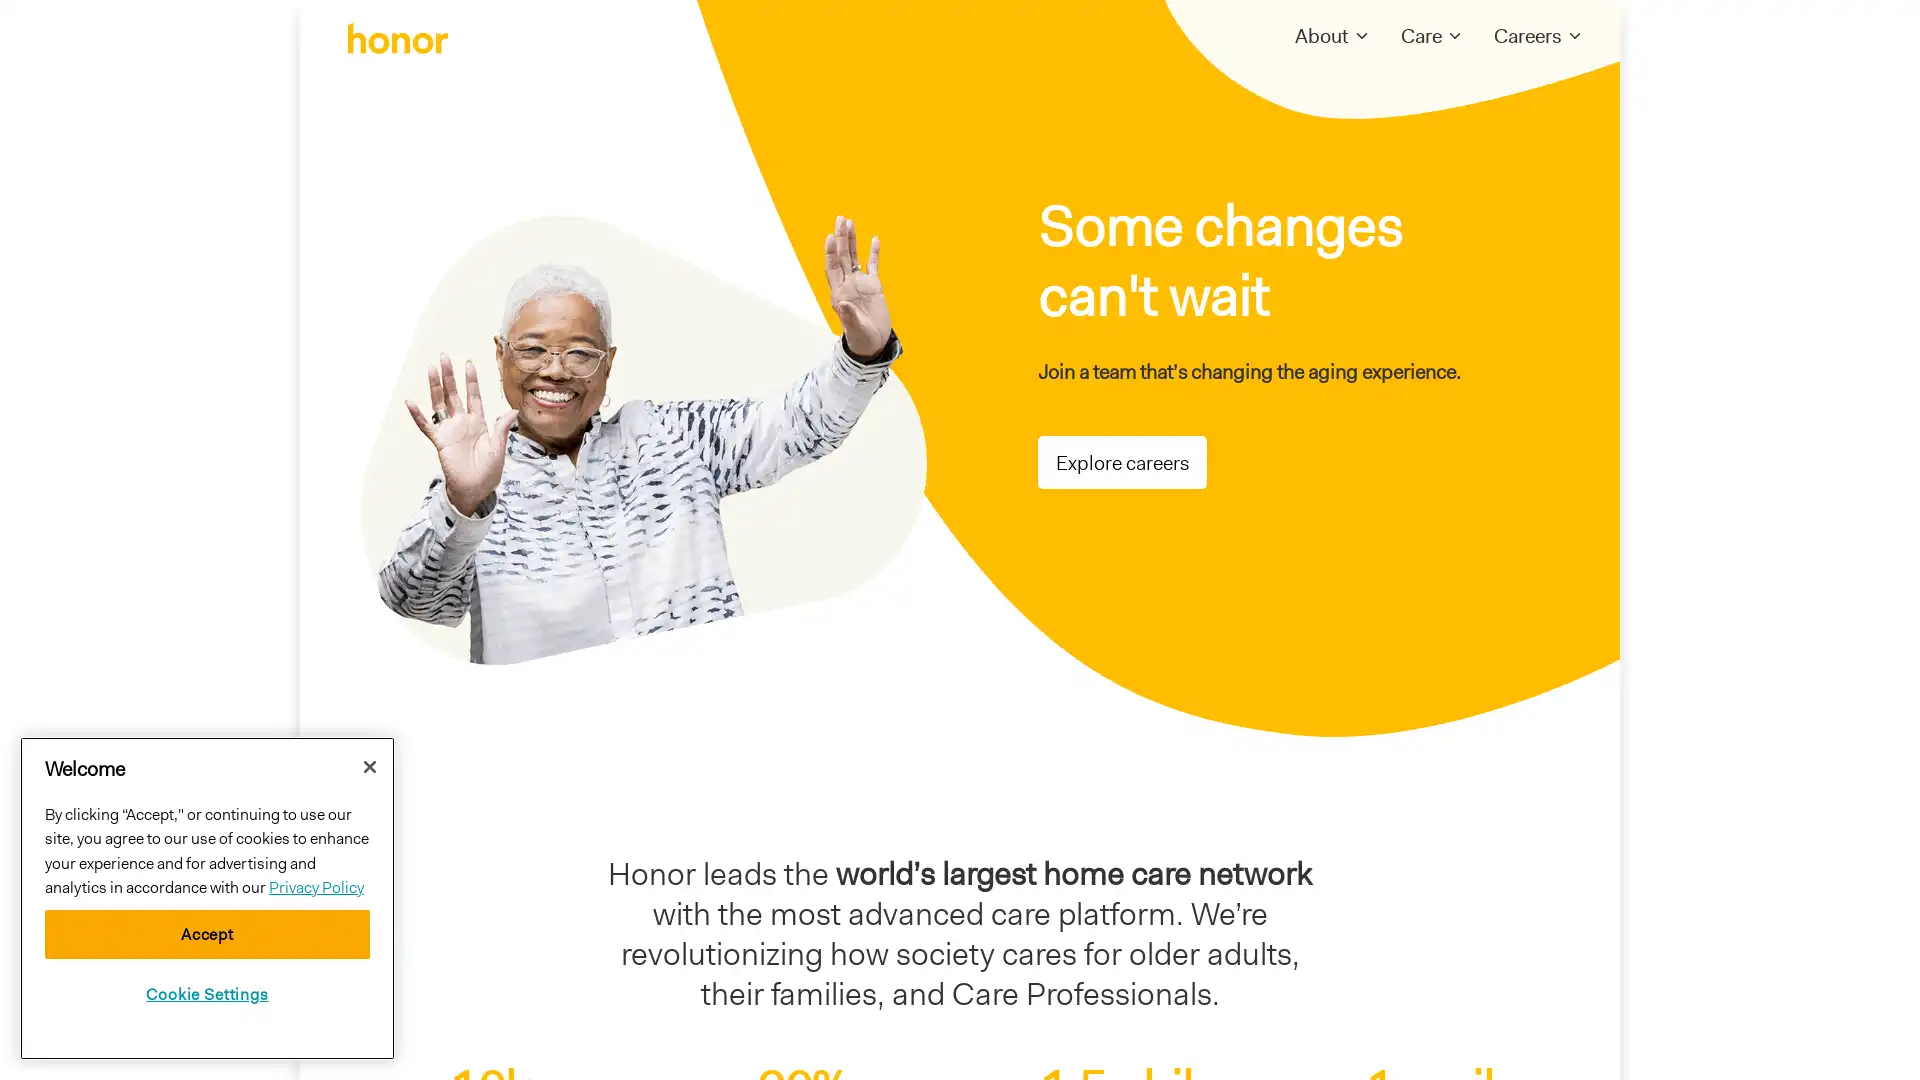 This screenshot has width=1920, height=1080. What do you see at coordinates (1420, 35) in the screenshot?
I see `Care` at bounding box center [1420, 35].